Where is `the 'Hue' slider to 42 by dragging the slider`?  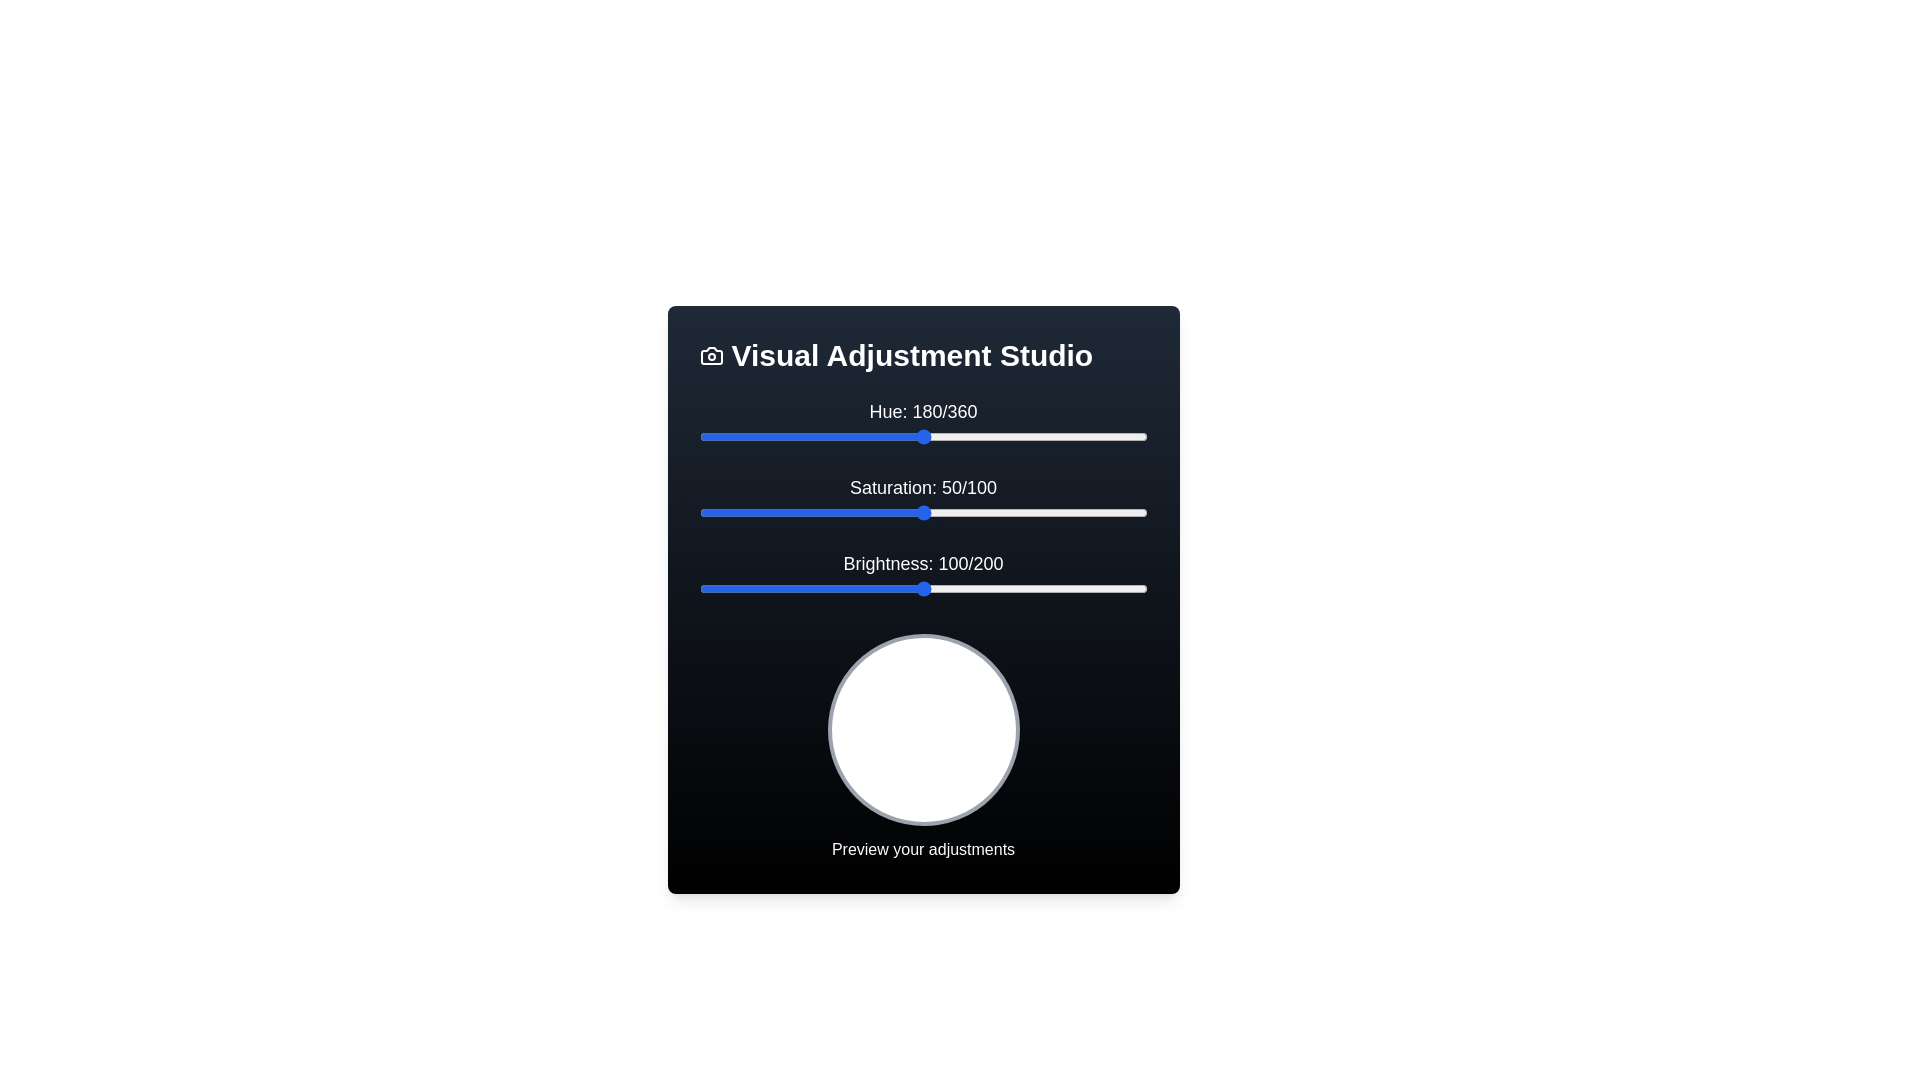
the 'Hue' slider to 42 by dragging the slider is located at coordinates (750, 435).